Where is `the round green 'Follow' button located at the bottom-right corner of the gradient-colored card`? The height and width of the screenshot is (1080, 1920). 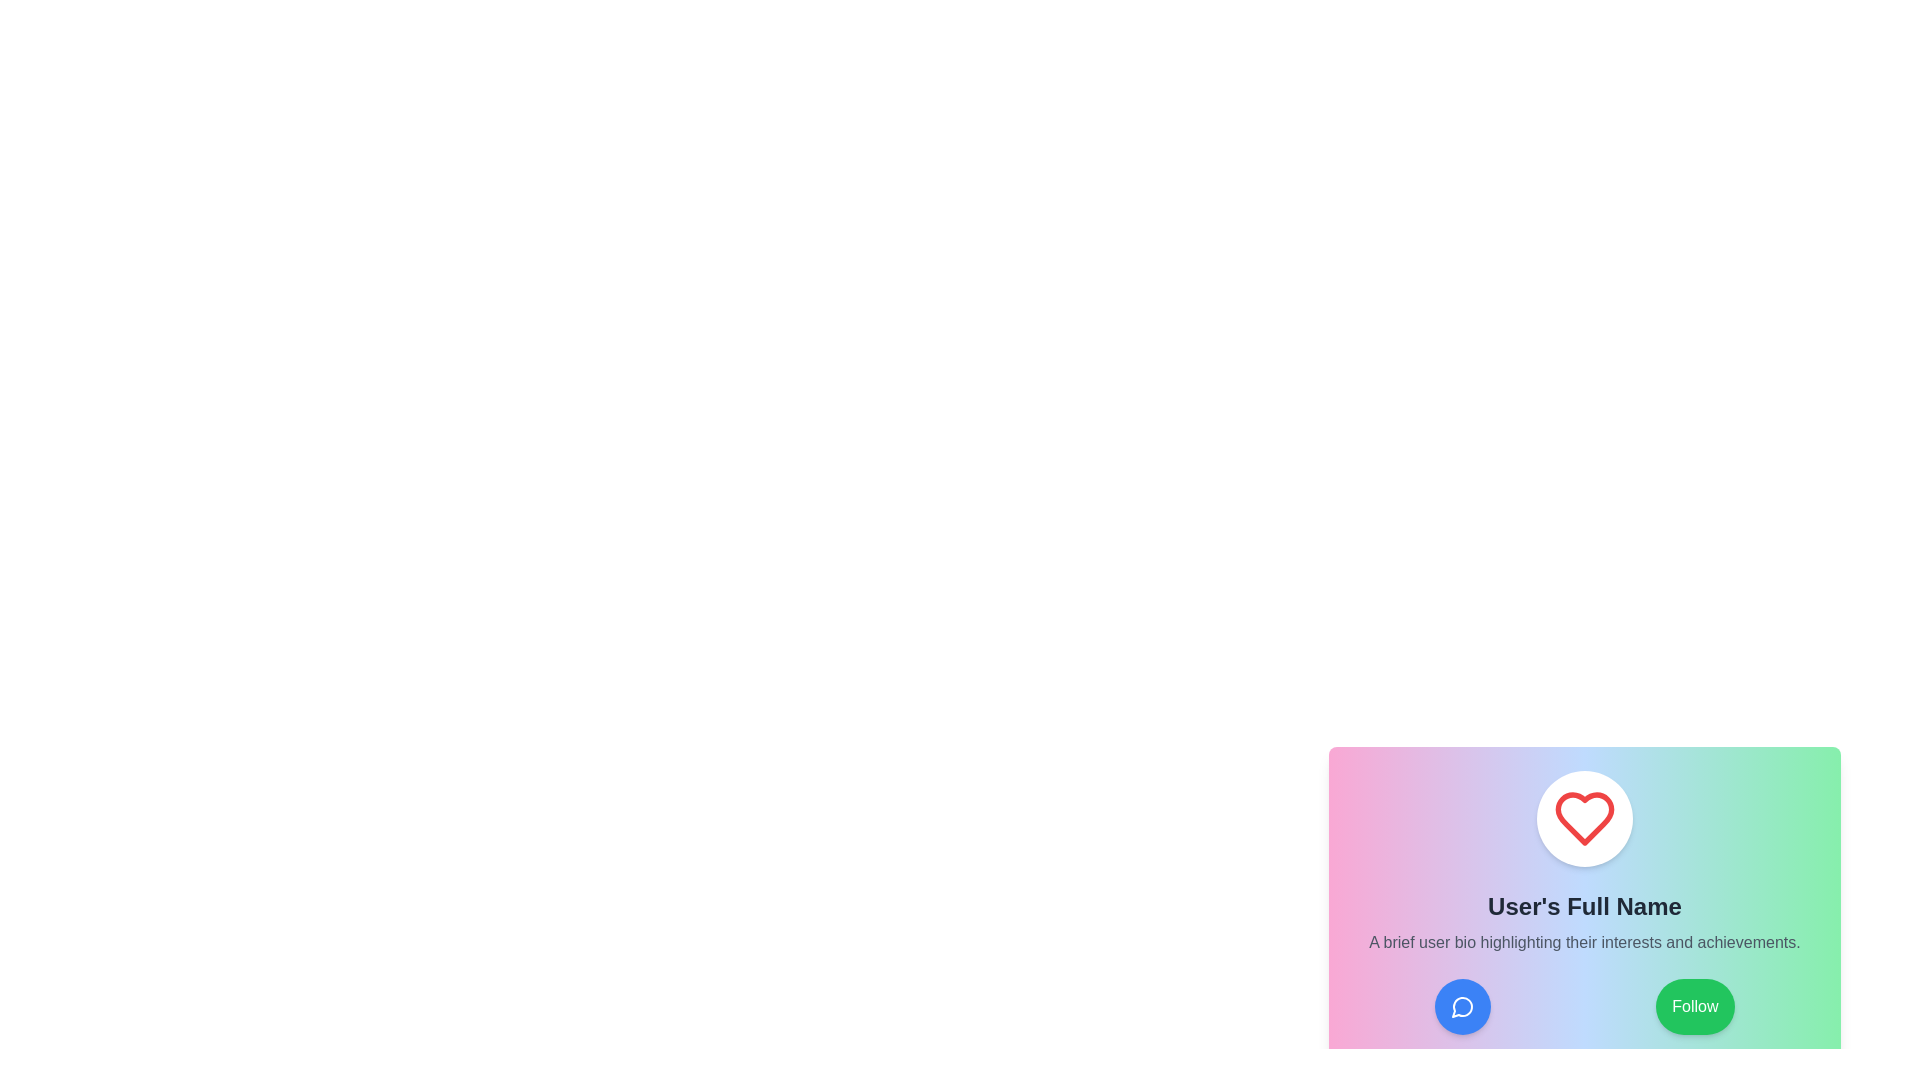 the round green 'Follow' button located at the bottom-right corner of the gradient-colored card is located at coordinates (1694, 1006).